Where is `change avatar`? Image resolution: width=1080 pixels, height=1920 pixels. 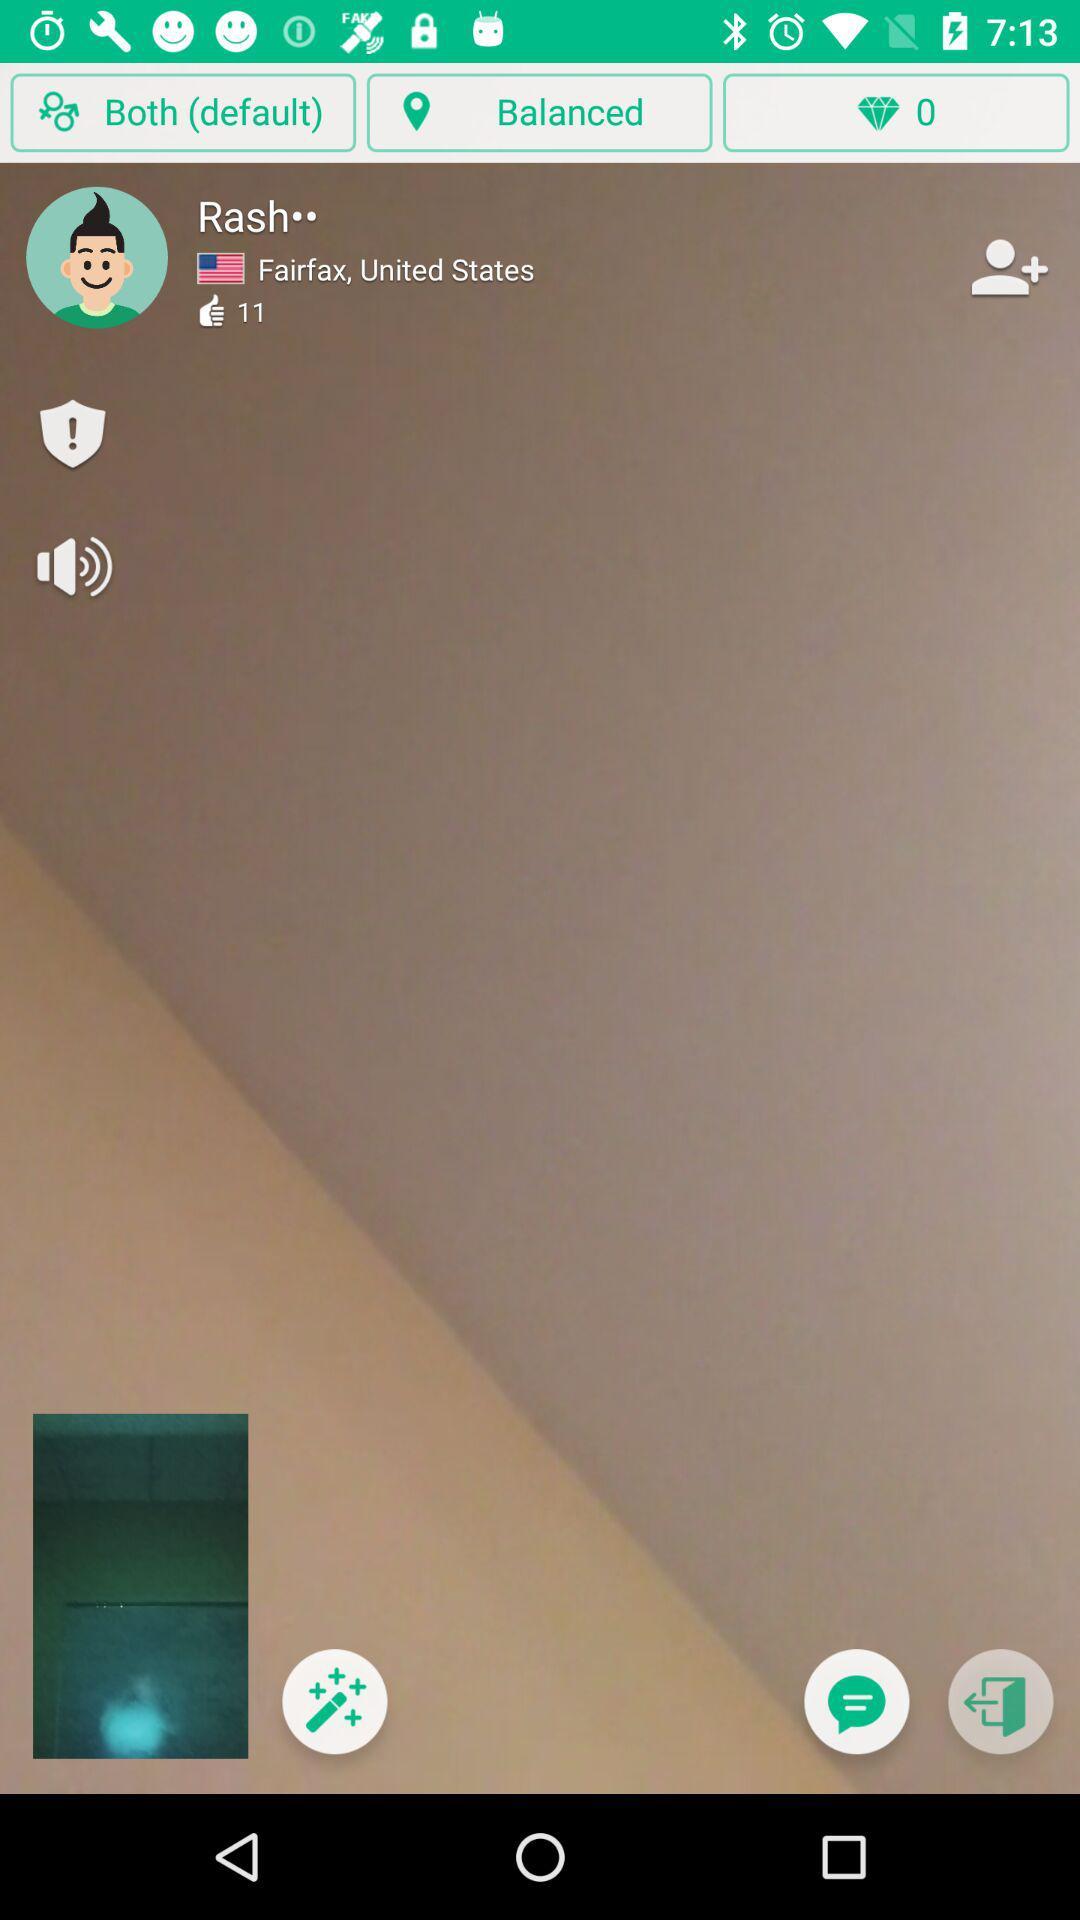 change avatar is located at coordinates (97, 256).